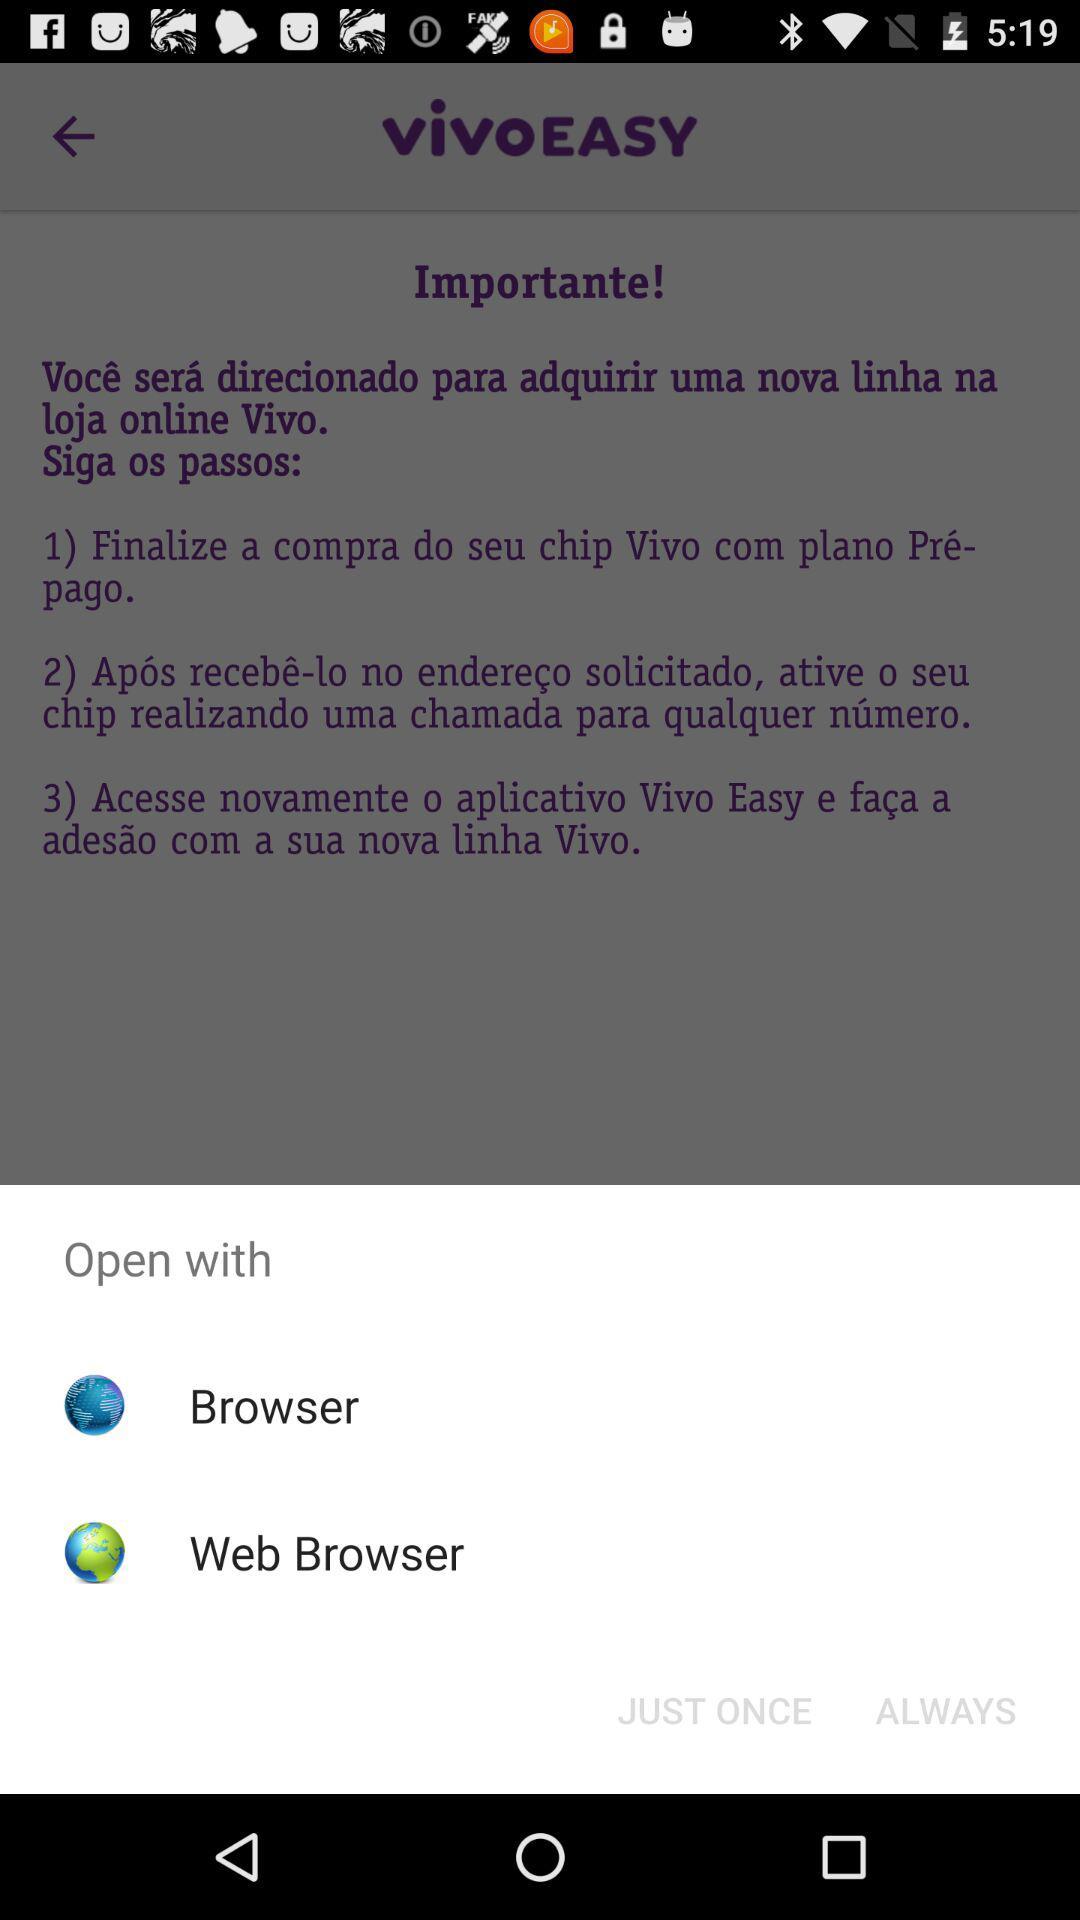 This screenshot has width=1080, height=1920. Describe the element at coordinates (945, 1708) in the screenshot. I see `icon next to the just once button` at that location.